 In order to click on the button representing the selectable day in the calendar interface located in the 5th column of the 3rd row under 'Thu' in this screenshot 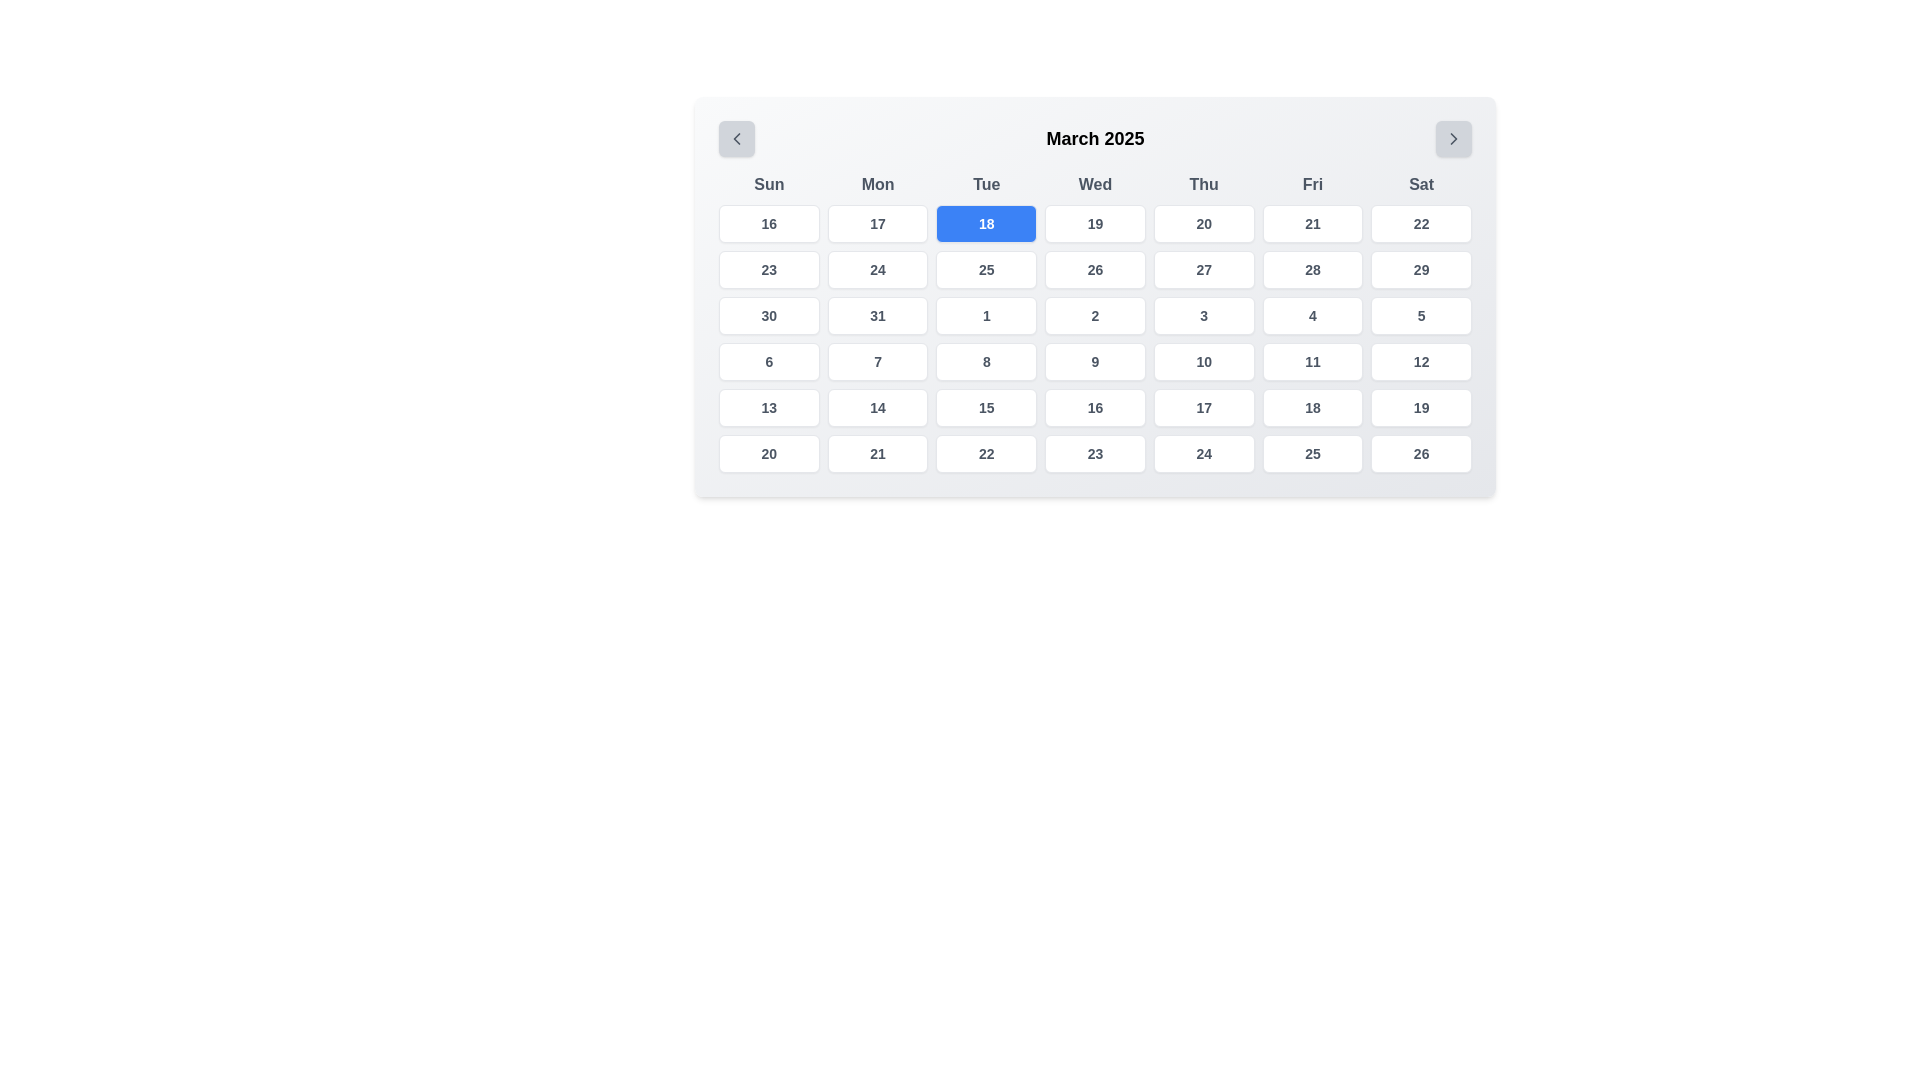, I will do `click(1203, 270)`.